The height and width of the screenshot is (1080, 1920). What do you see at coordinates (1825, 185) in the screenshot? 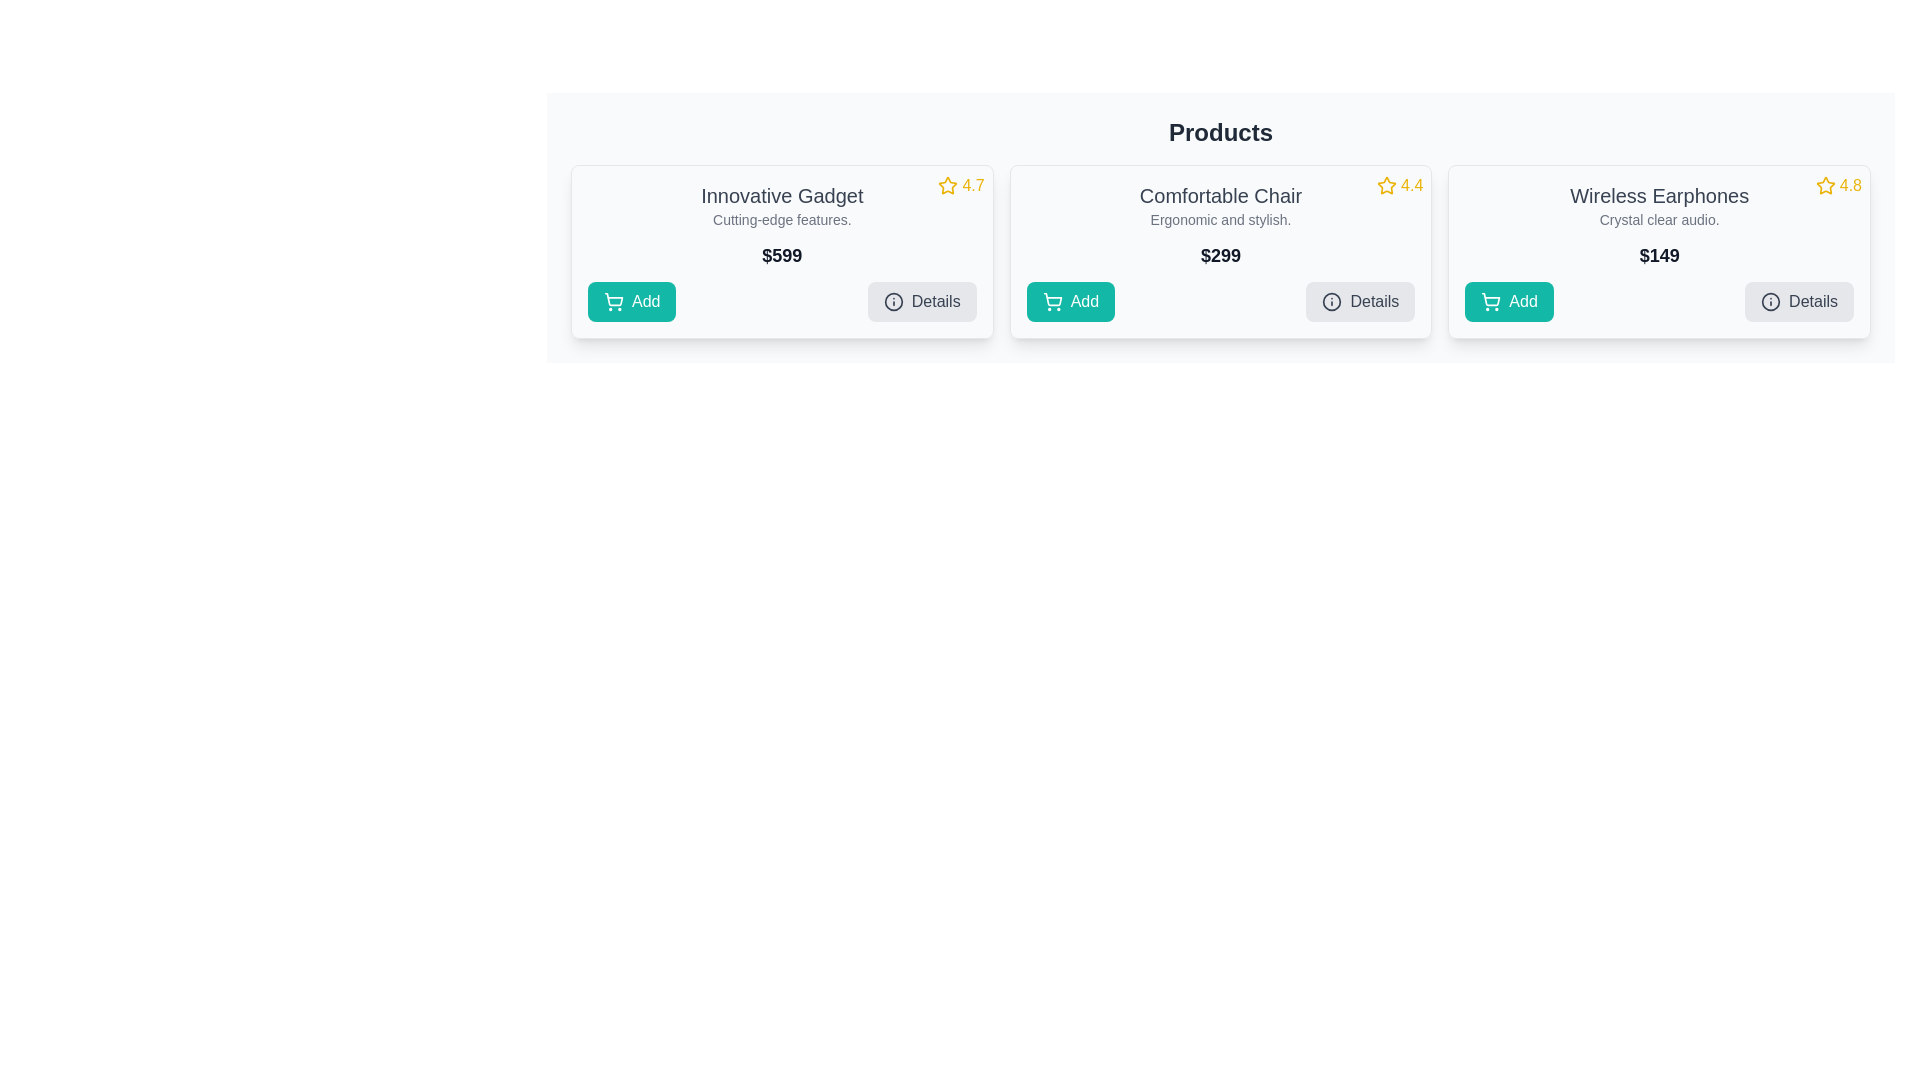
I see `the star icon for rating purposes, located at the top-right corner of the 'Wireless Earphones' product card, adjacent to the '4.8' rating text` at bounding box center [1825, 185].